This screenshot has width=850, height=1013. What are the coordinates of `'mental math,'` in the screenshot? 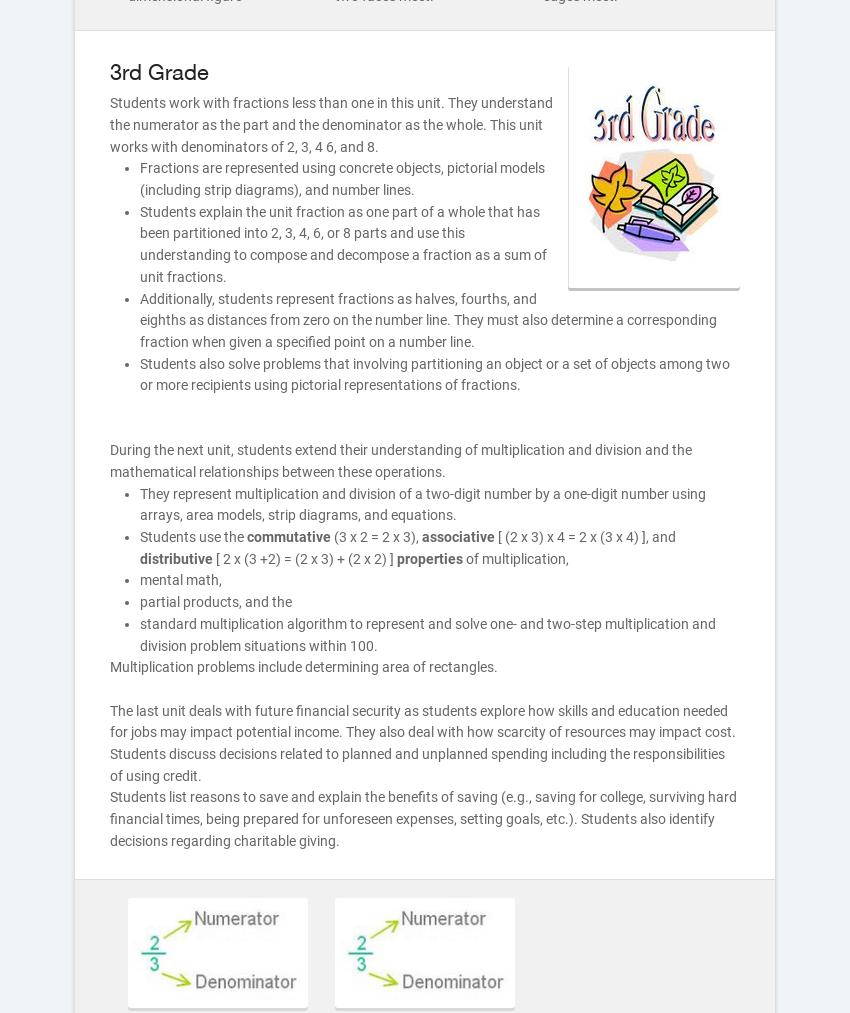 It's located at (179, 580).